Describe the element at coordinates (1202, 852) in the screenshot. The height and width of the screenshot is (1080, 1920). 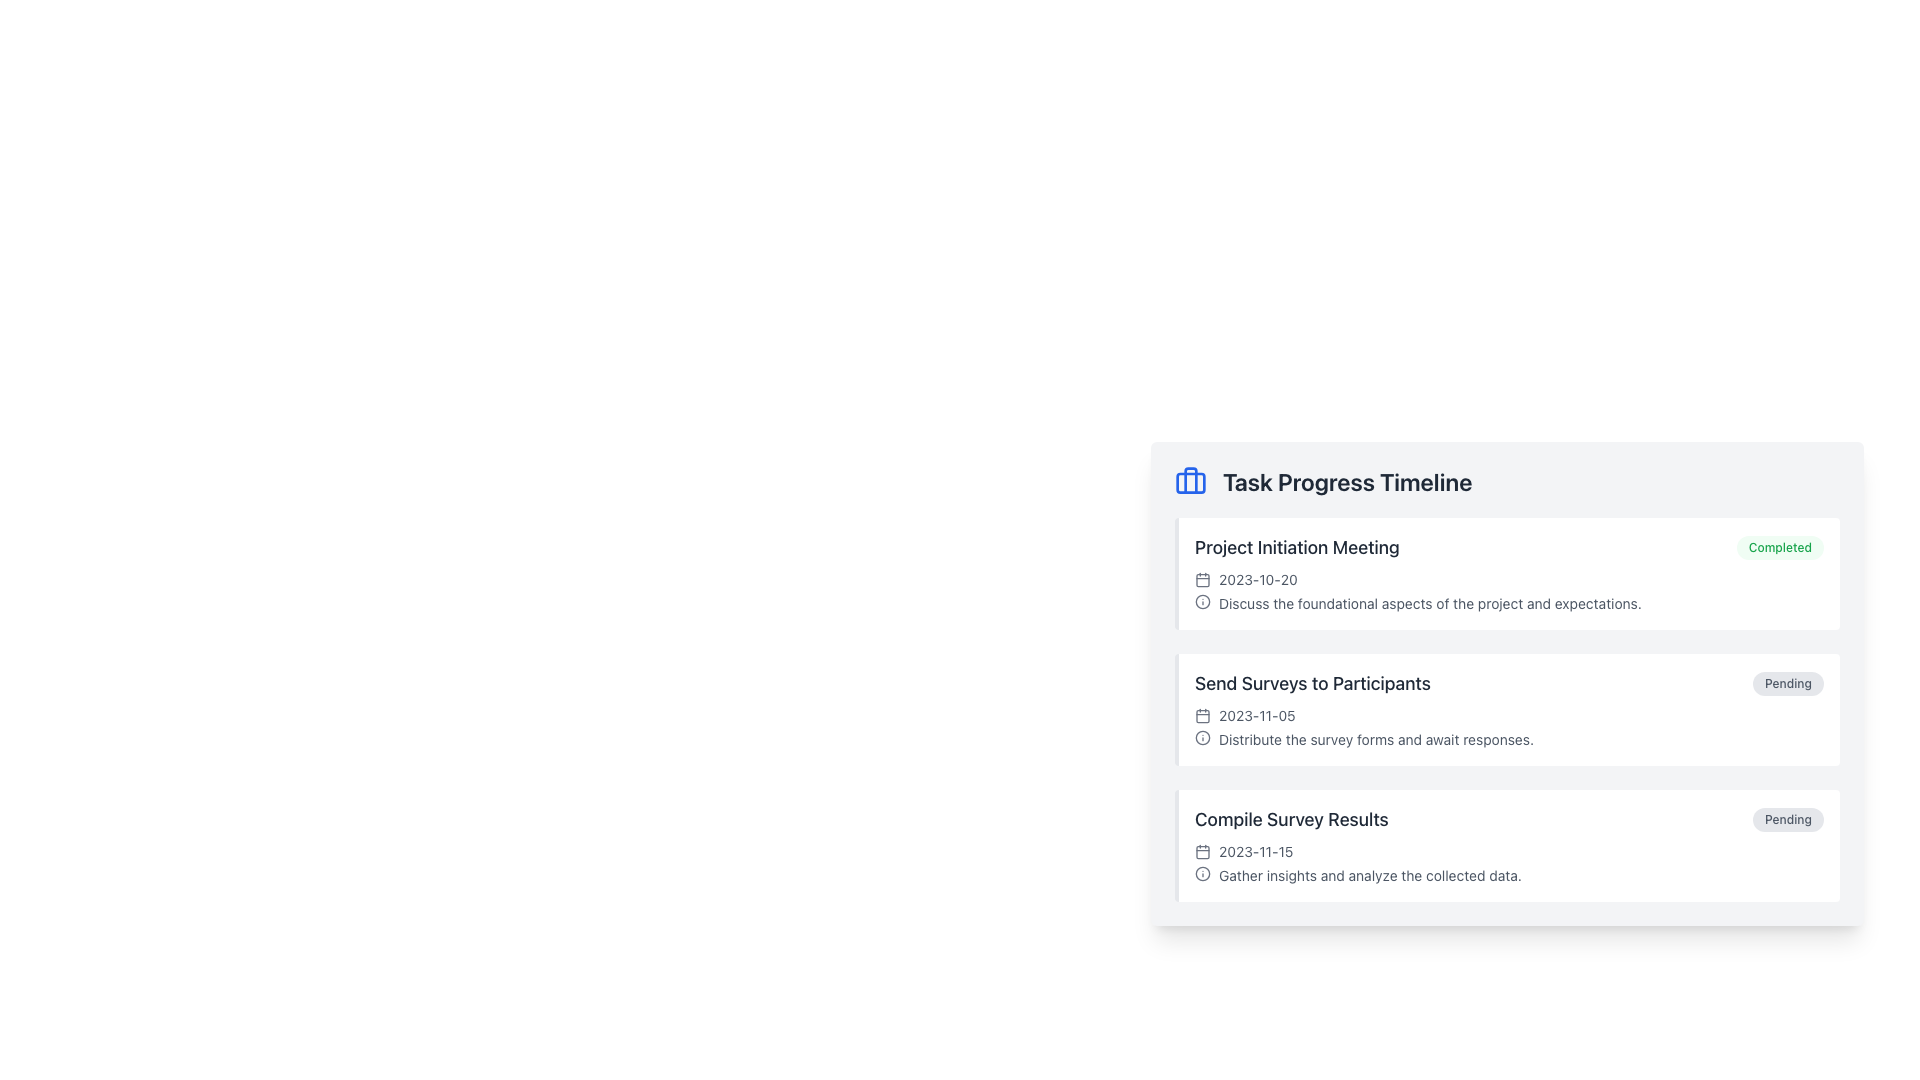
I see `the main visual aspect of the calendar icon, which is the SVG rectangle representing a date or schedule, located in the 'Task Progress Timeline' section` at that location.